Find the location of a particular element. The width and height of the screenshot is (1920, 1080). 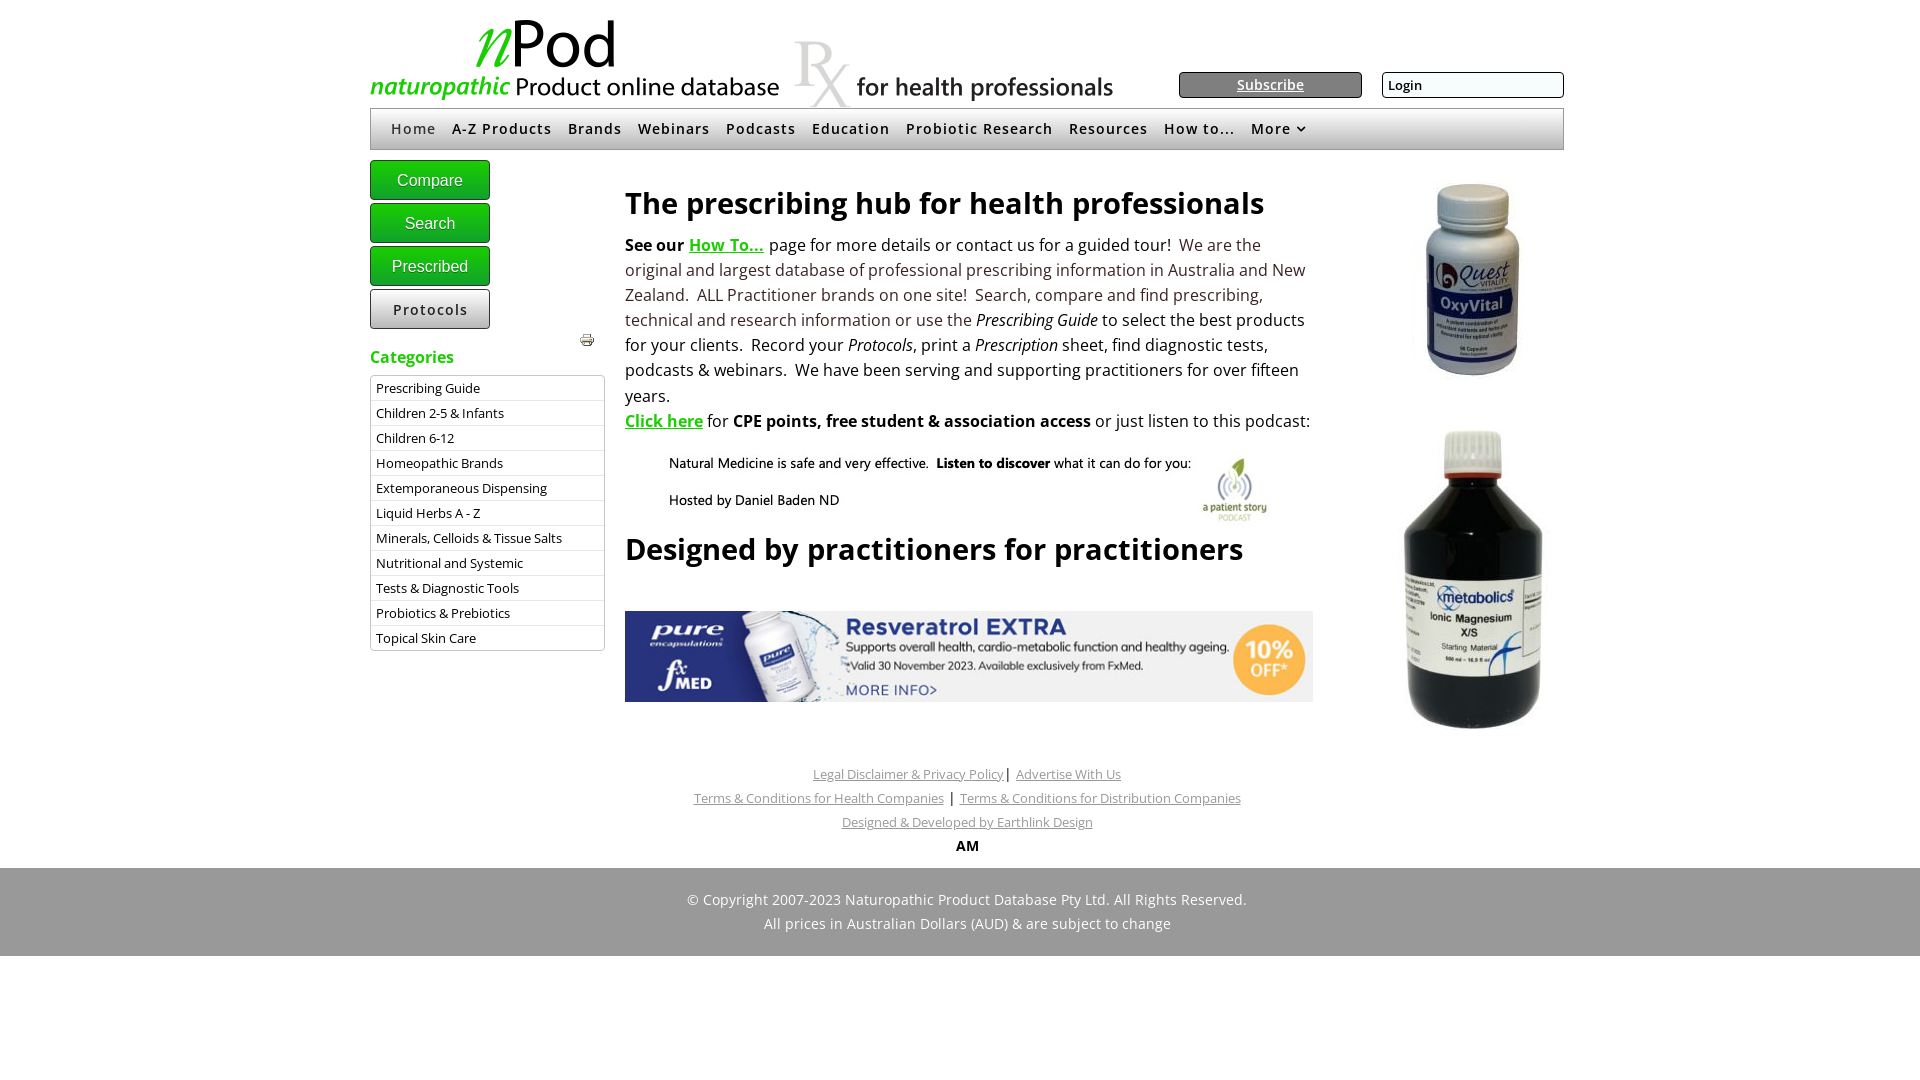

'Legal Disclaimer & Privacy Policy' is located at coordinates (907, 773).